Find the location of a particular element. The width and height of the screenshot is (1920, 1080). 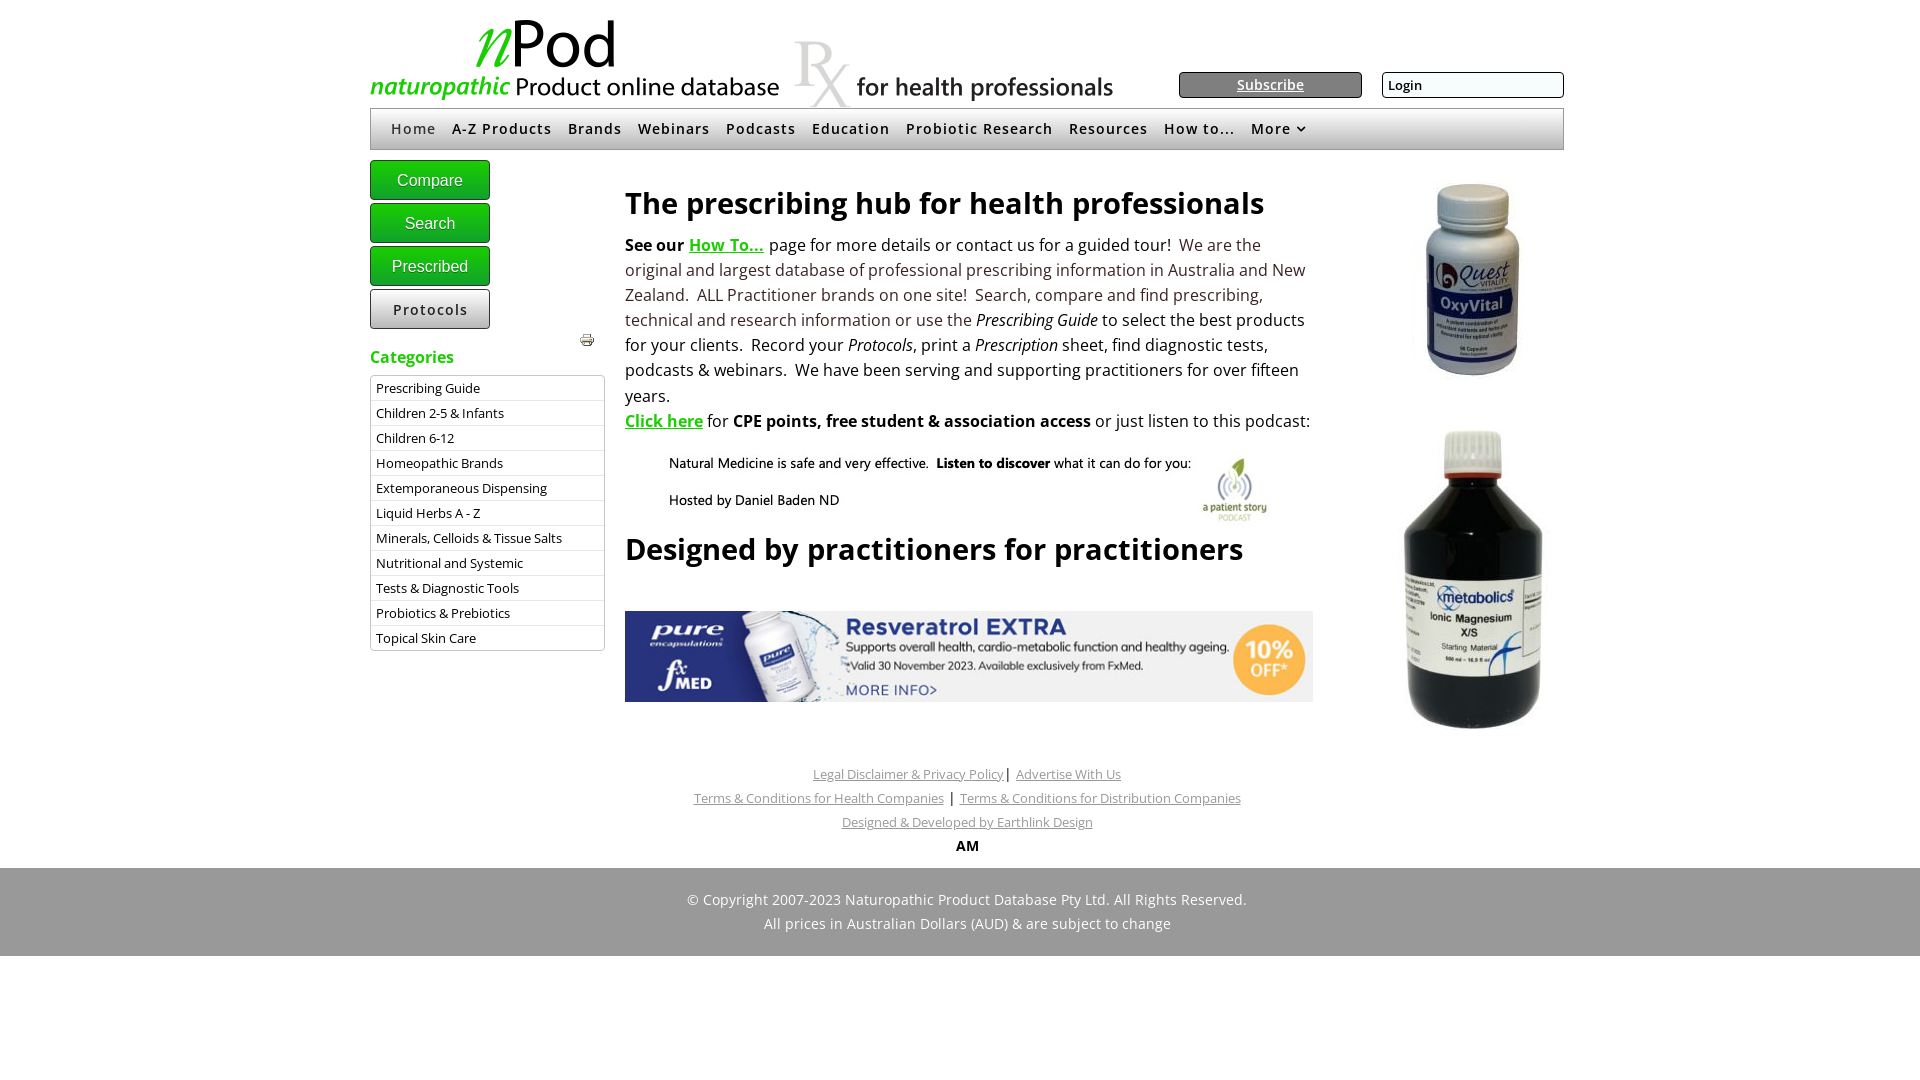

'Legal Disclaimer & Privacy Policy' is located at coordinates (907, 773).